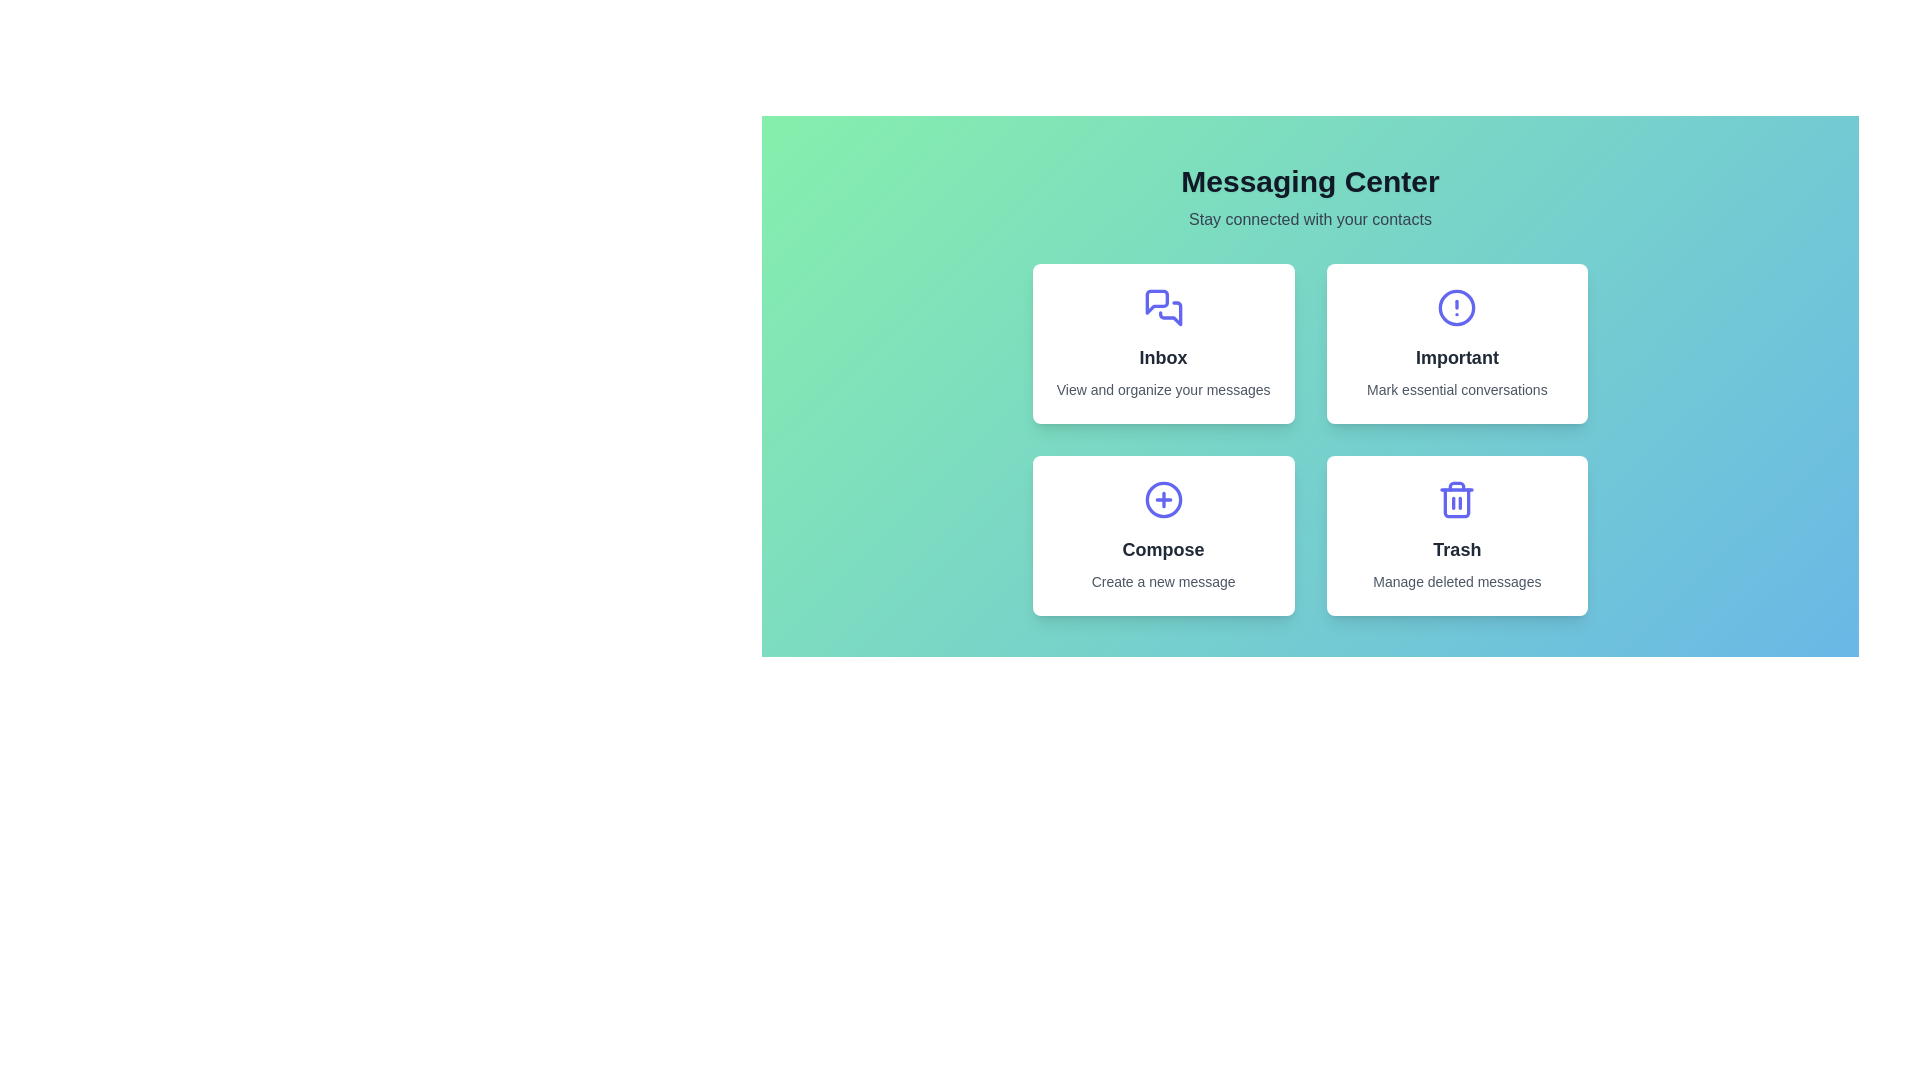 This screenshot has height=1080, width=1920. Describe the element at coordinates (1457, 582) in the screenshot. I see `the content of the Text Label that provides additional detail about the 'Trash' feature located beneath the 'Trash' label and icon within the lower section of the 'Trash' card` at that location.